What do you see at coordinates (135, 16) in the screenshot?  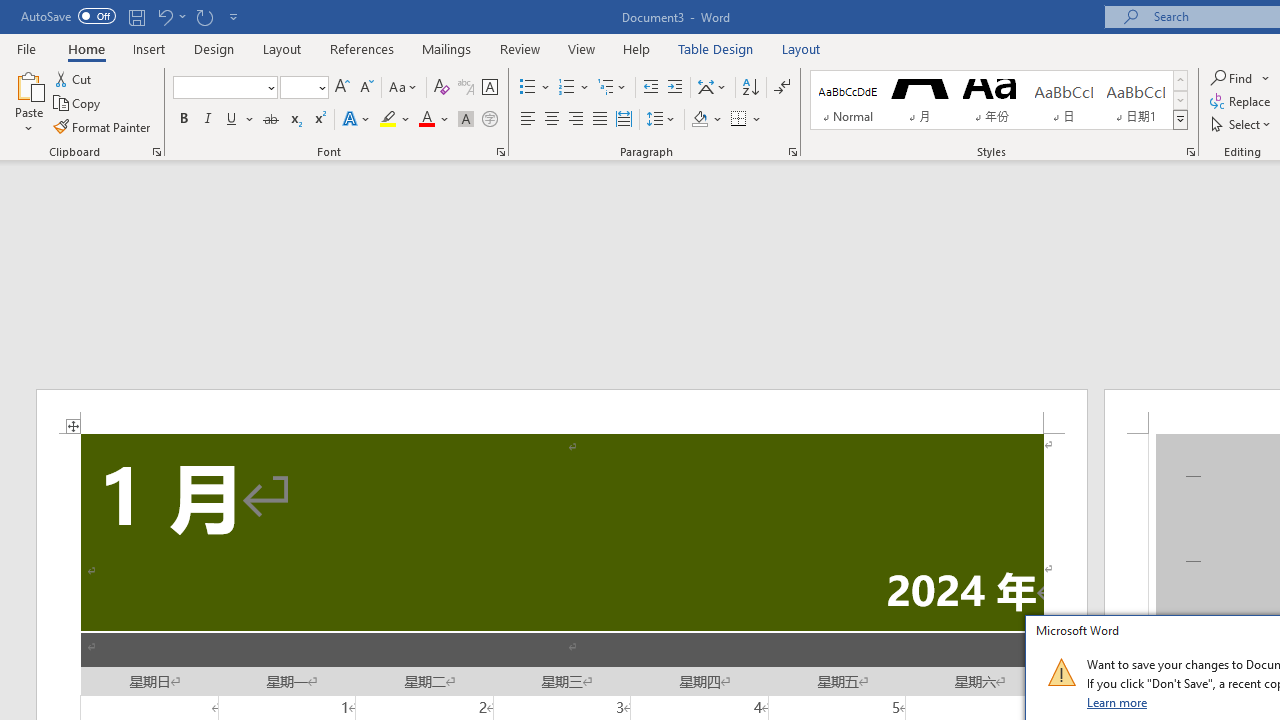 I see `'Save'` at bounding box center [135, 16].